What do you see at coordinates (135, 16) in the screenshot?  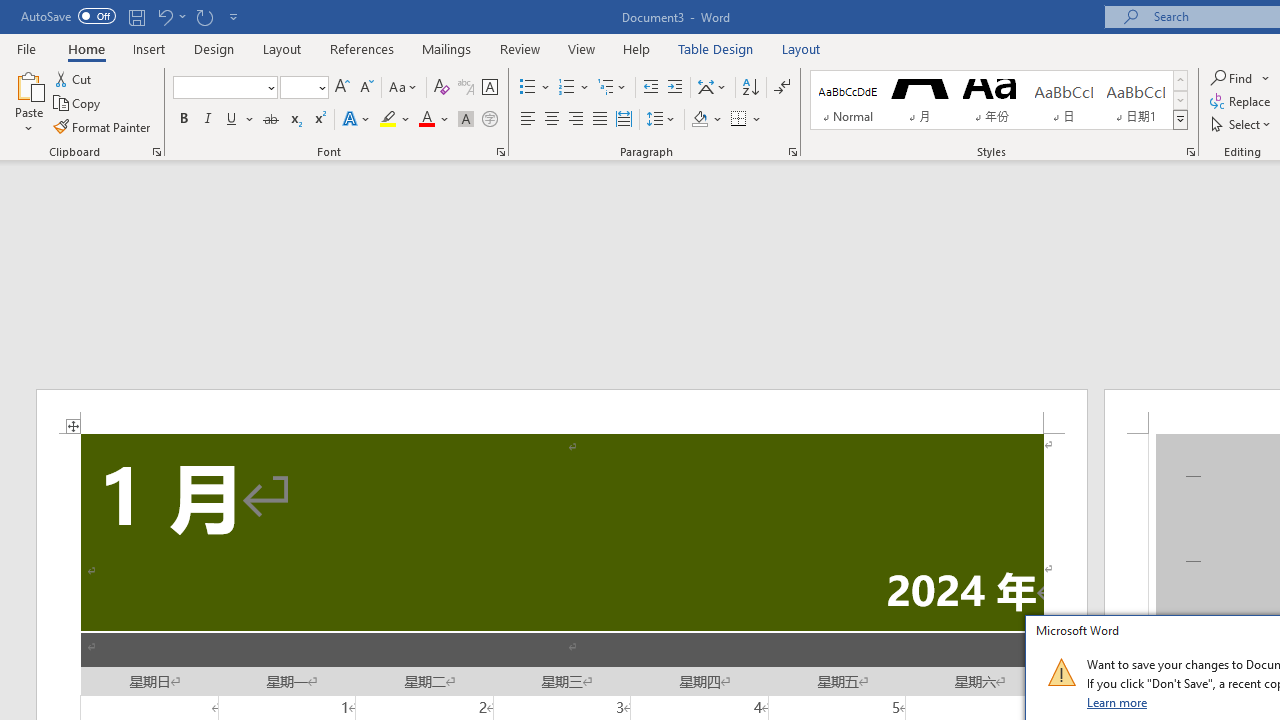 I see `'Save'` at bounding box center [135, 16].